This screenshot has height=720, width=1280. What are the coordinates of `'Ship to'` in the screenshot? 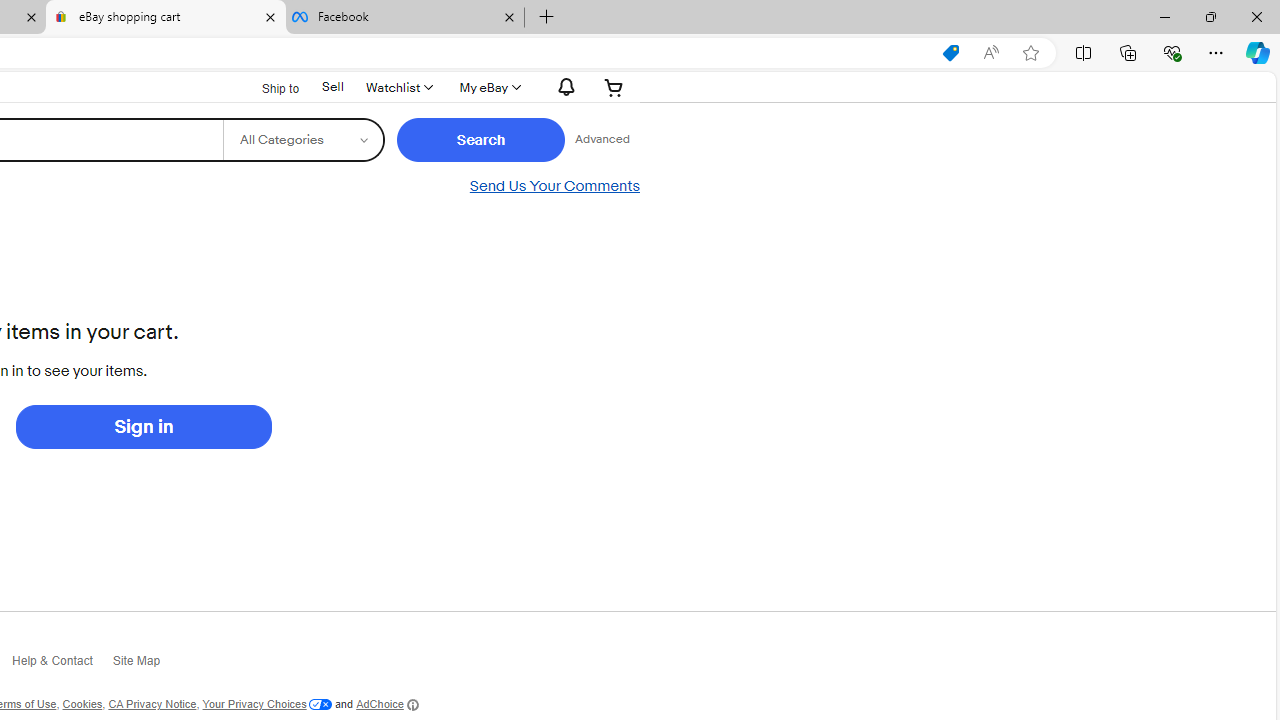 It's located at (266, 87).